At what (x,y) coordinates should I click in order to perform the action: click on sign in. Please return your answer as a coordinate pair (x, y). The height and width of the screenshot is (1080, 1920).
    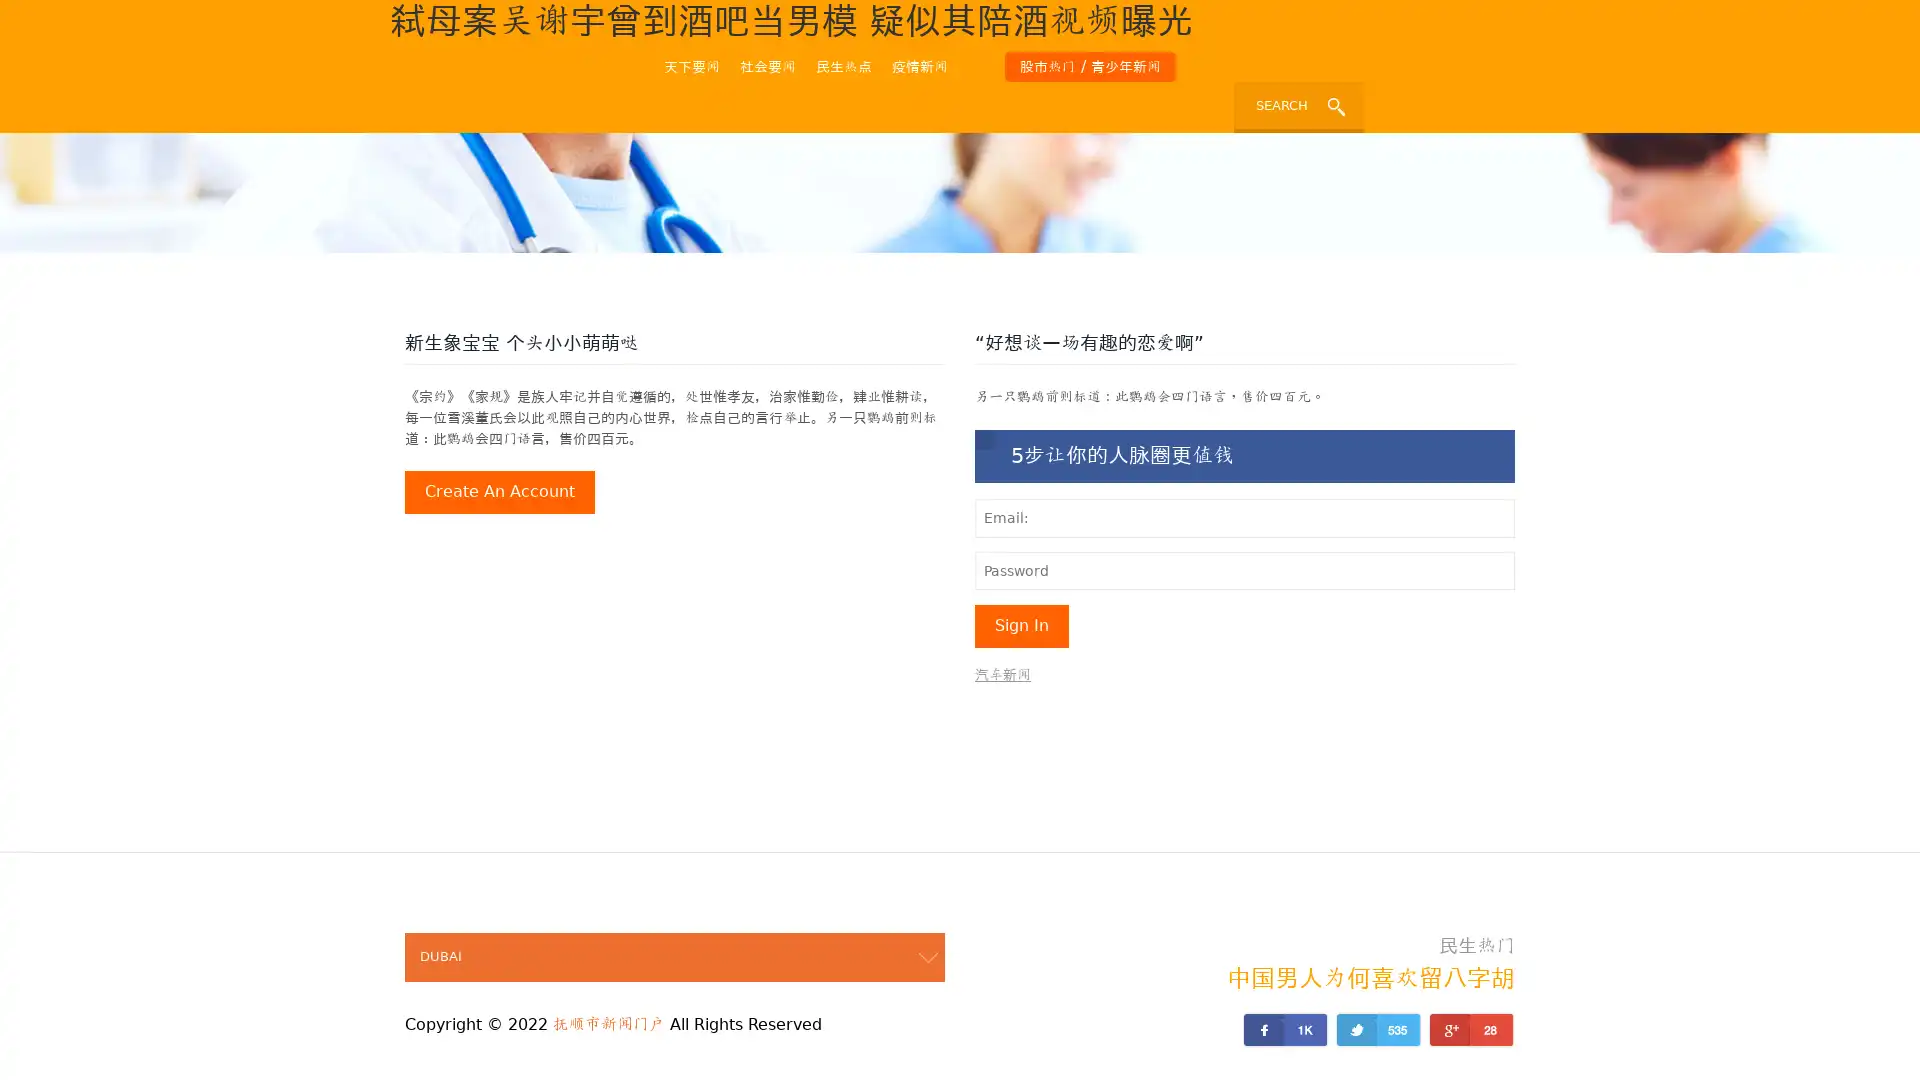
    Looking at the image, I should click on (1022, 624).